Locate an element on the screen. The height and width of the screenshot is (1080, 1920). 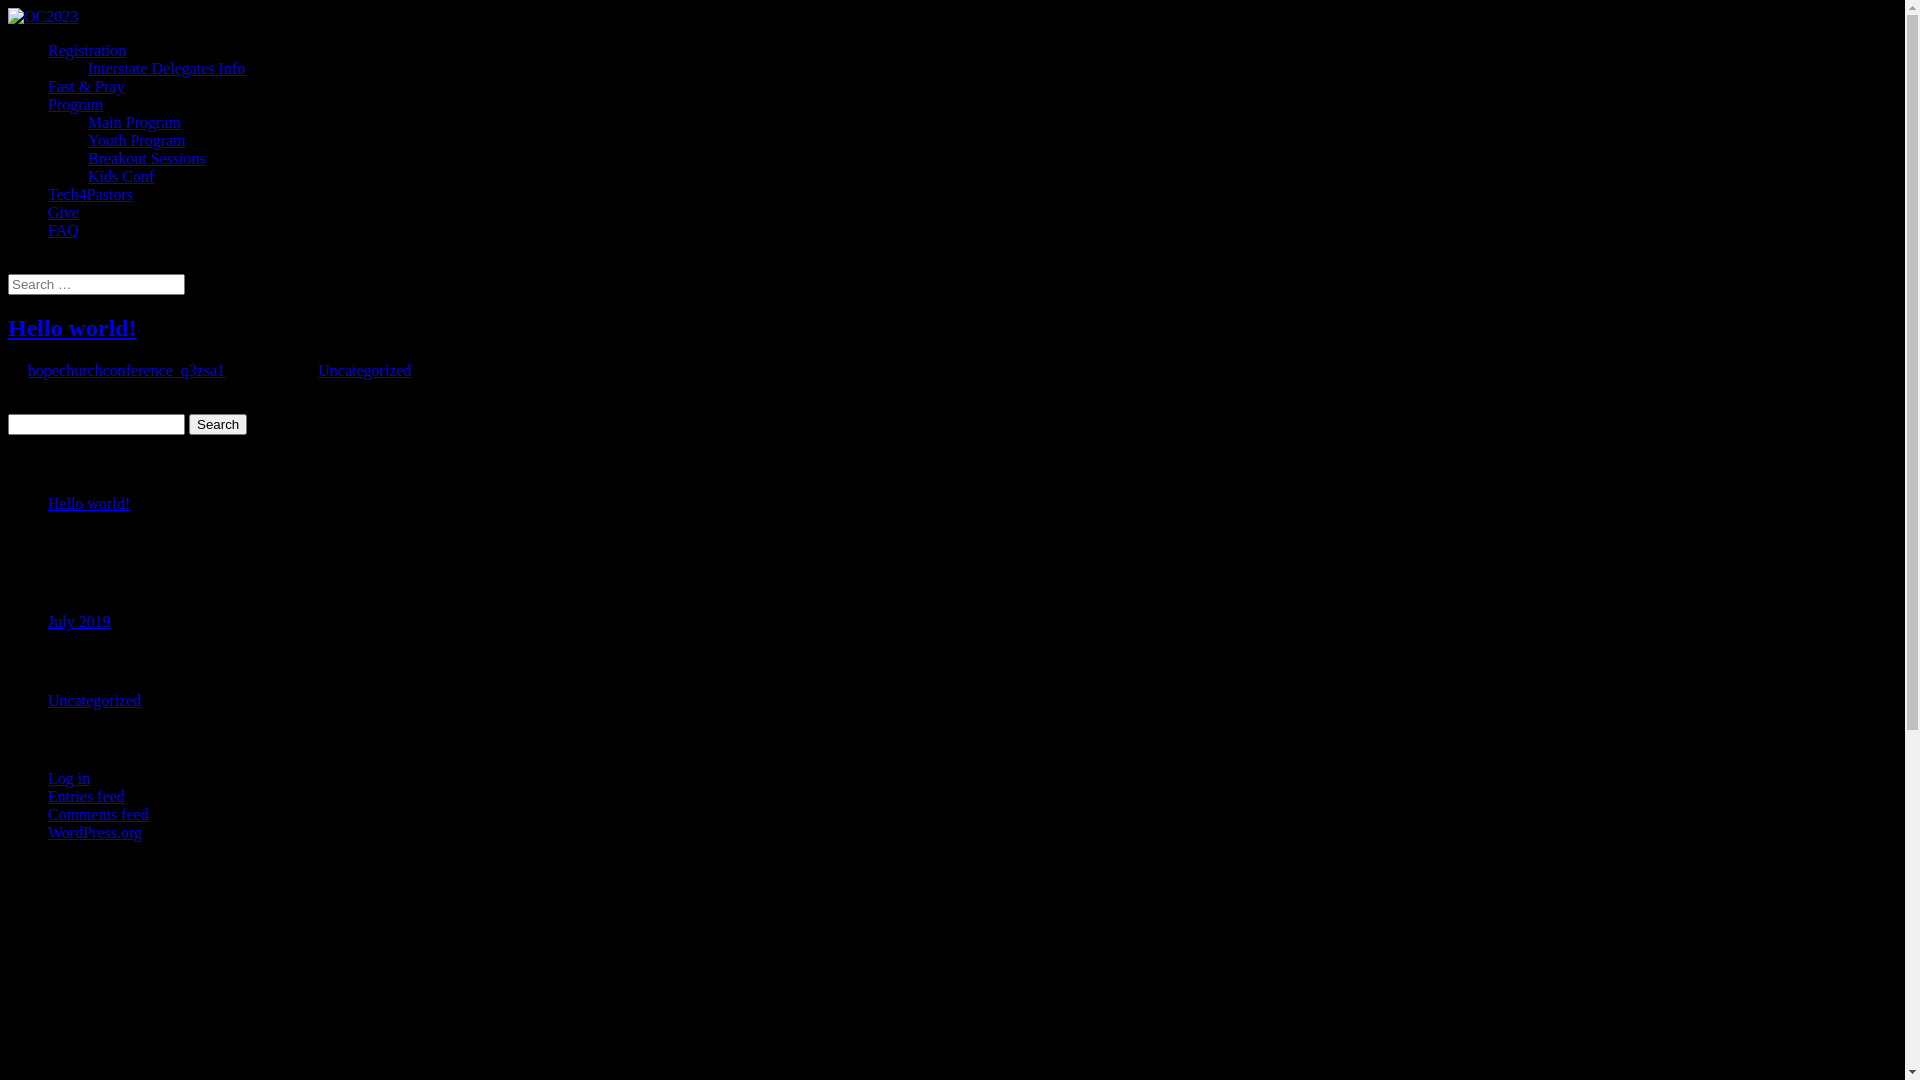
'Registration' is located at coordinates (85, 49).